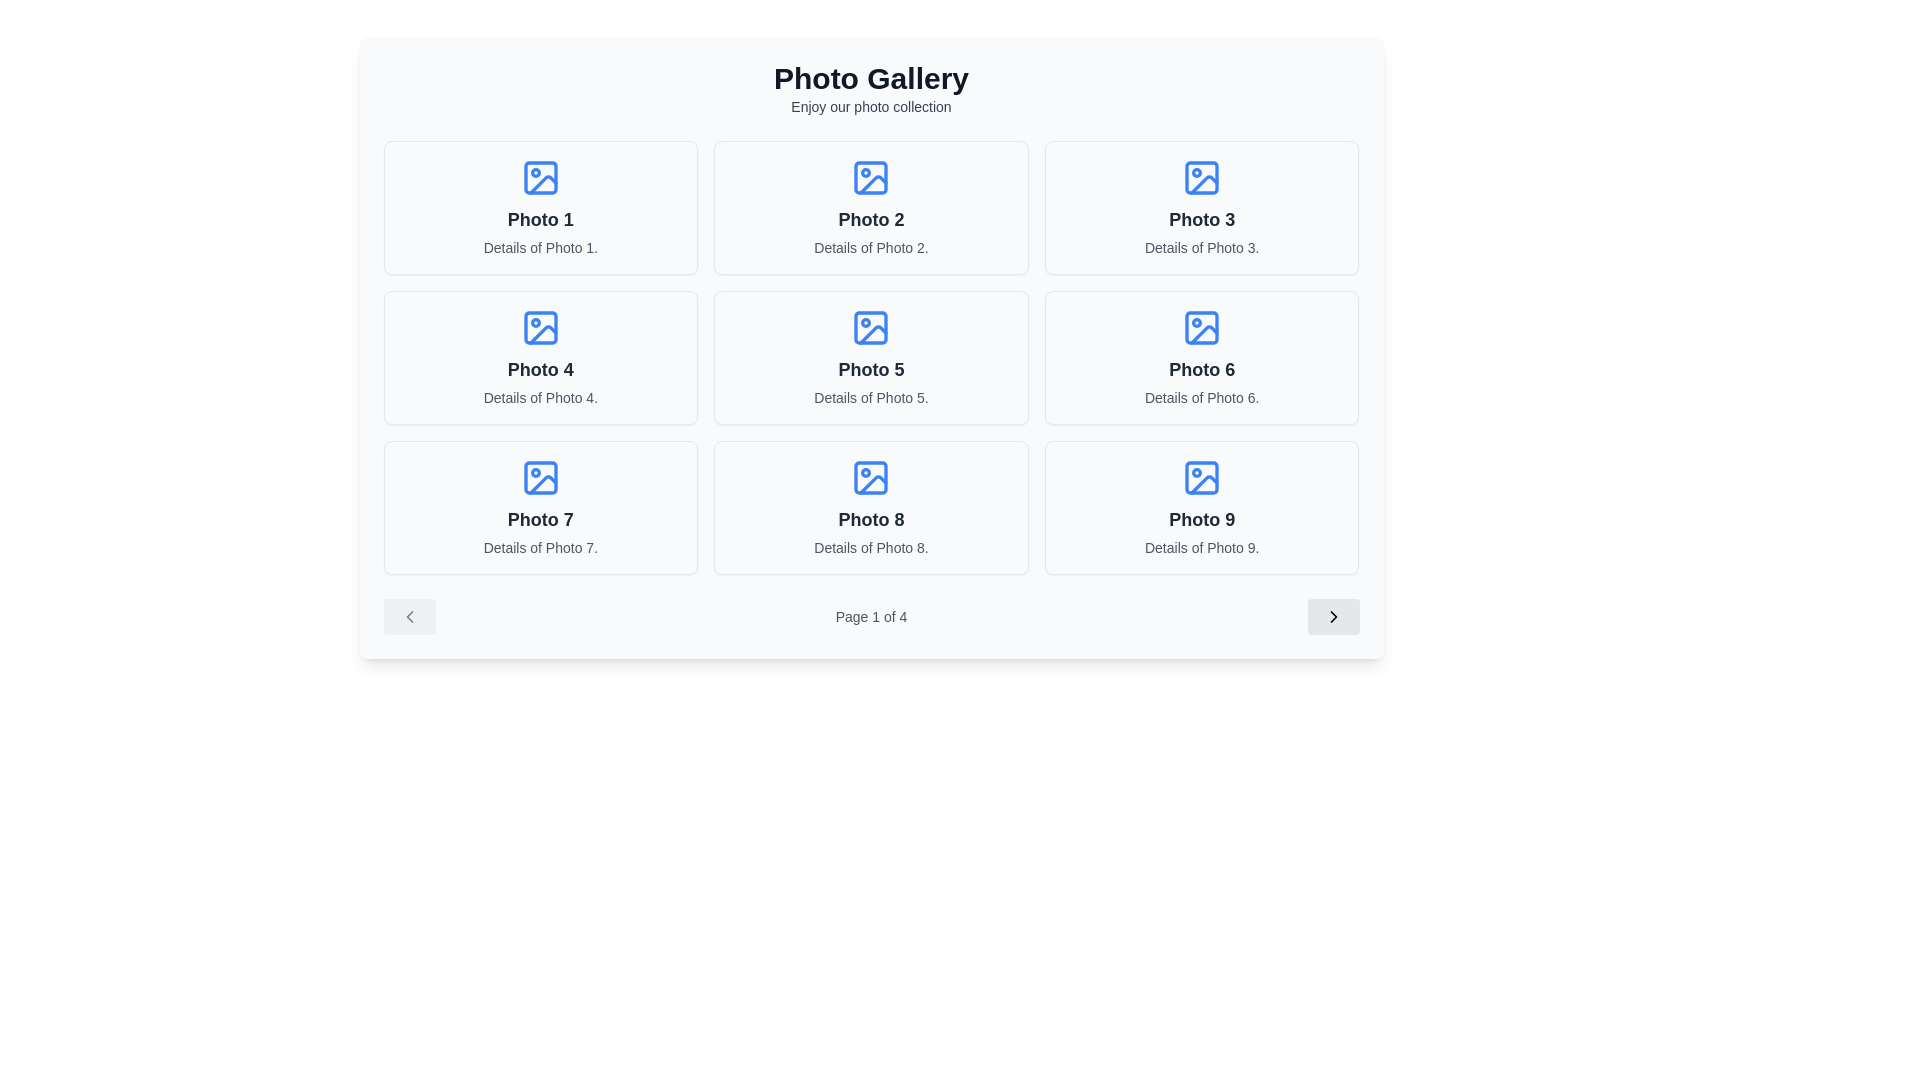 The width and height of the screenshot is (1920, 1080). I want to click on the right-pointing chevron arrow icon located in the bottom-right region of the interface for potential tooltip display, so click(1333, 616).